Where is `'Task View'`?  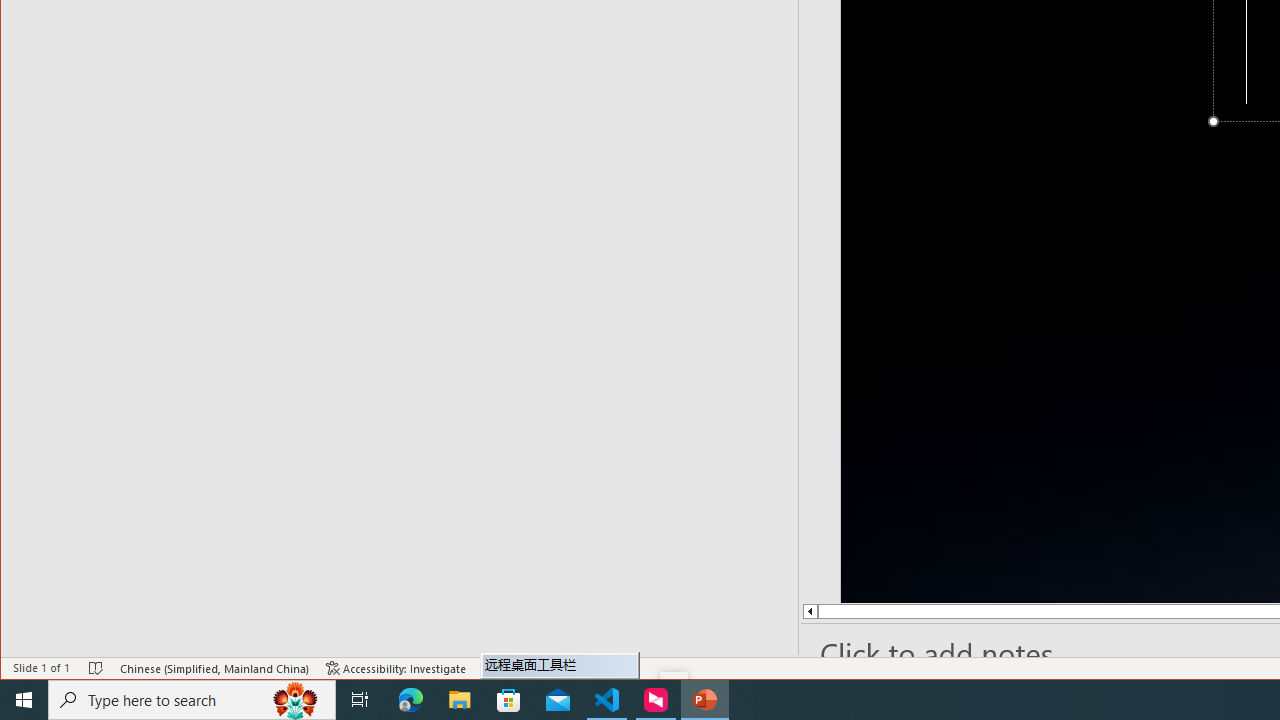 'Task View' is located at coordinates (359, 698).